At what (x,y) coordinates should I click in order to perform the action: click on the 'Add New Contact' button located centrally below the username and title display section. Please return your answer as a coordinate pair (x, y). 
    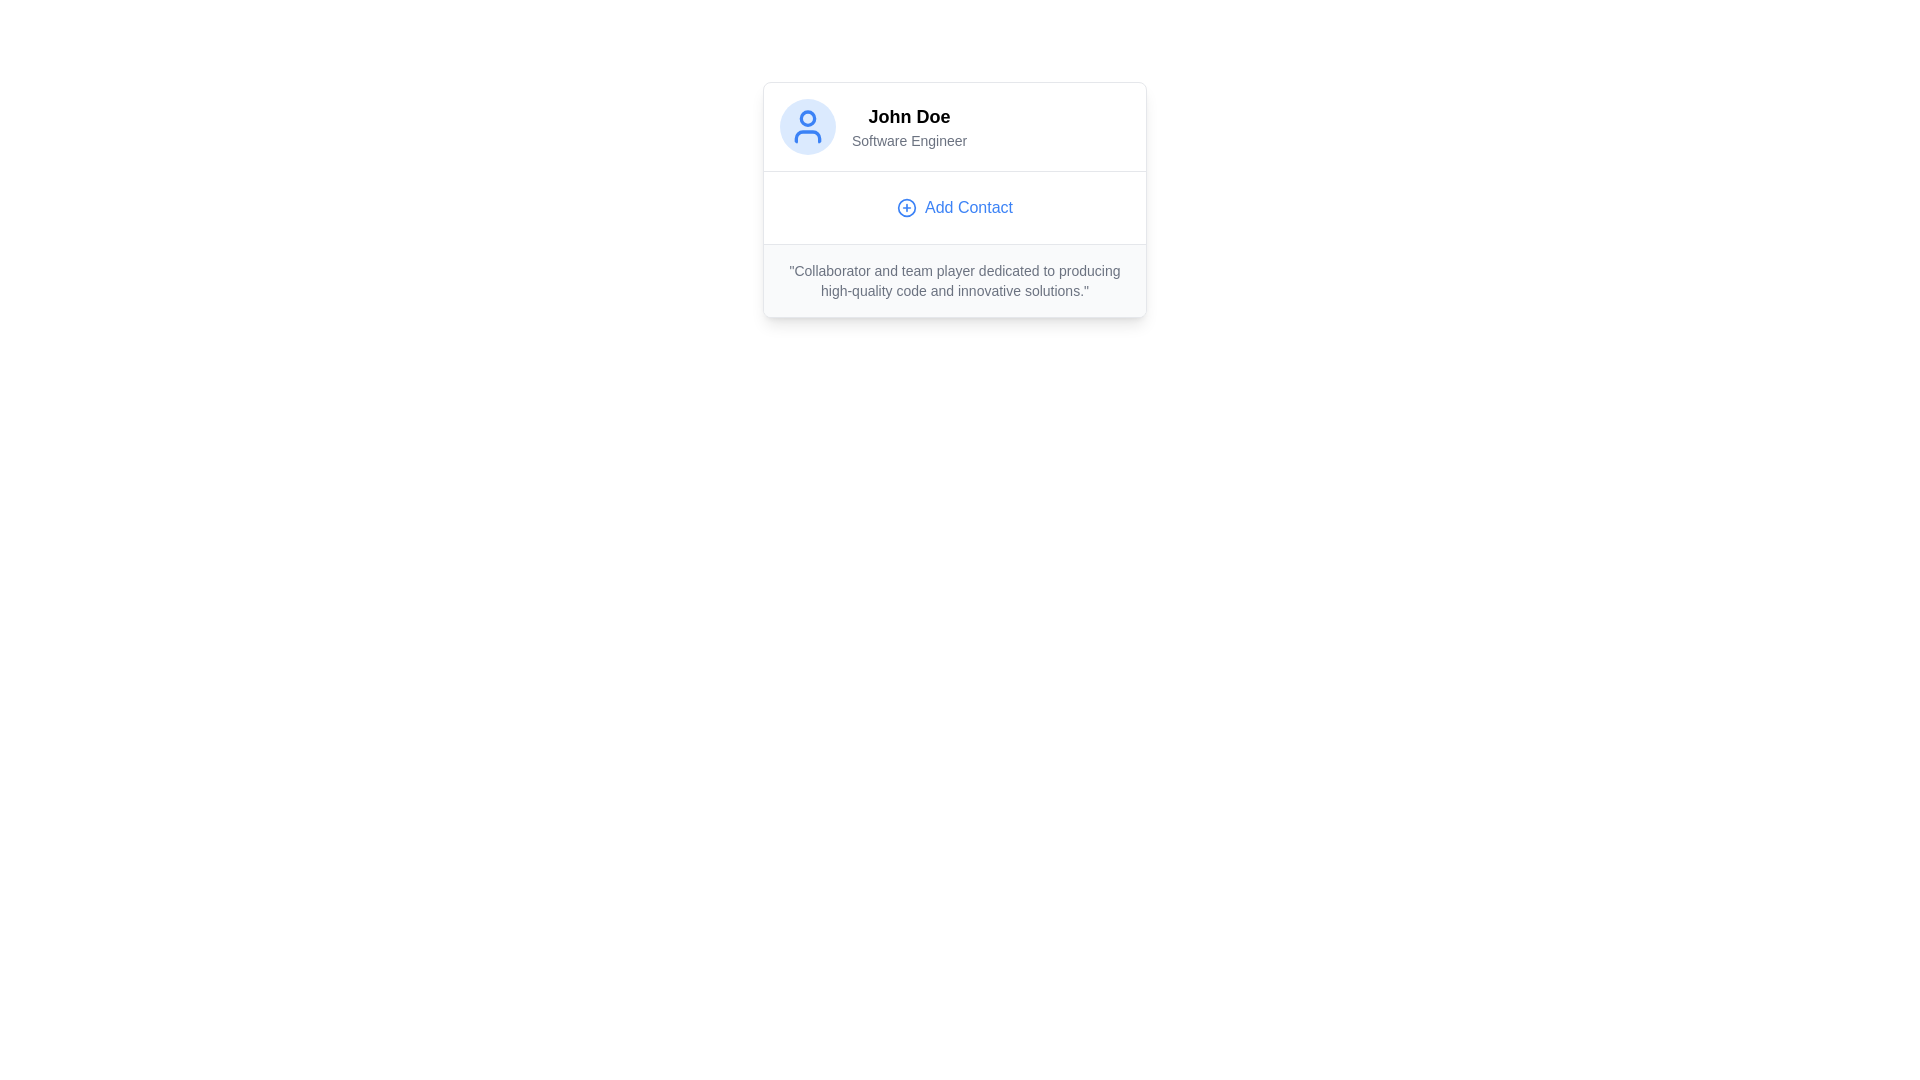
    Looking at the image, I should click on (954, 208).